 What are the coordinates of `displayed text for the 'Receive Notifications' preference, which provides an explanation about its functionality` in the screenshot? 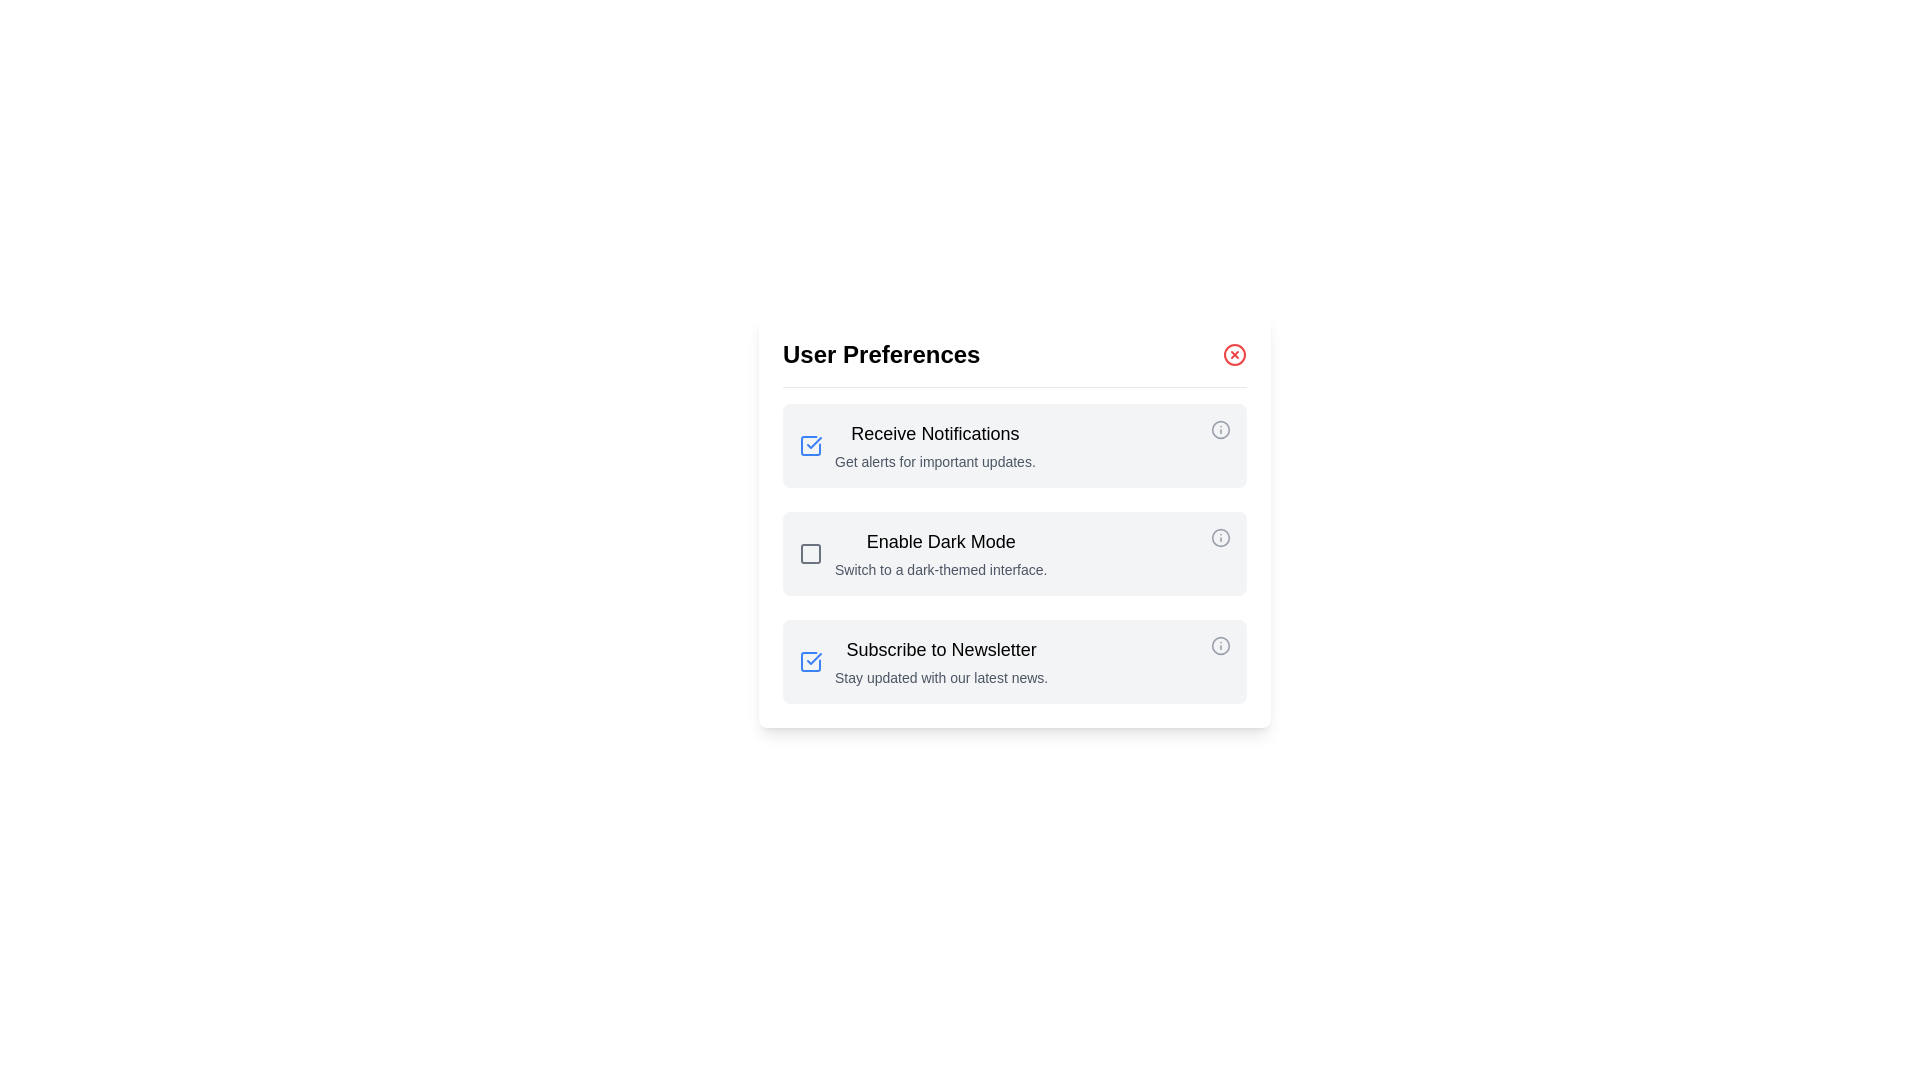 It's located at (934, 445).